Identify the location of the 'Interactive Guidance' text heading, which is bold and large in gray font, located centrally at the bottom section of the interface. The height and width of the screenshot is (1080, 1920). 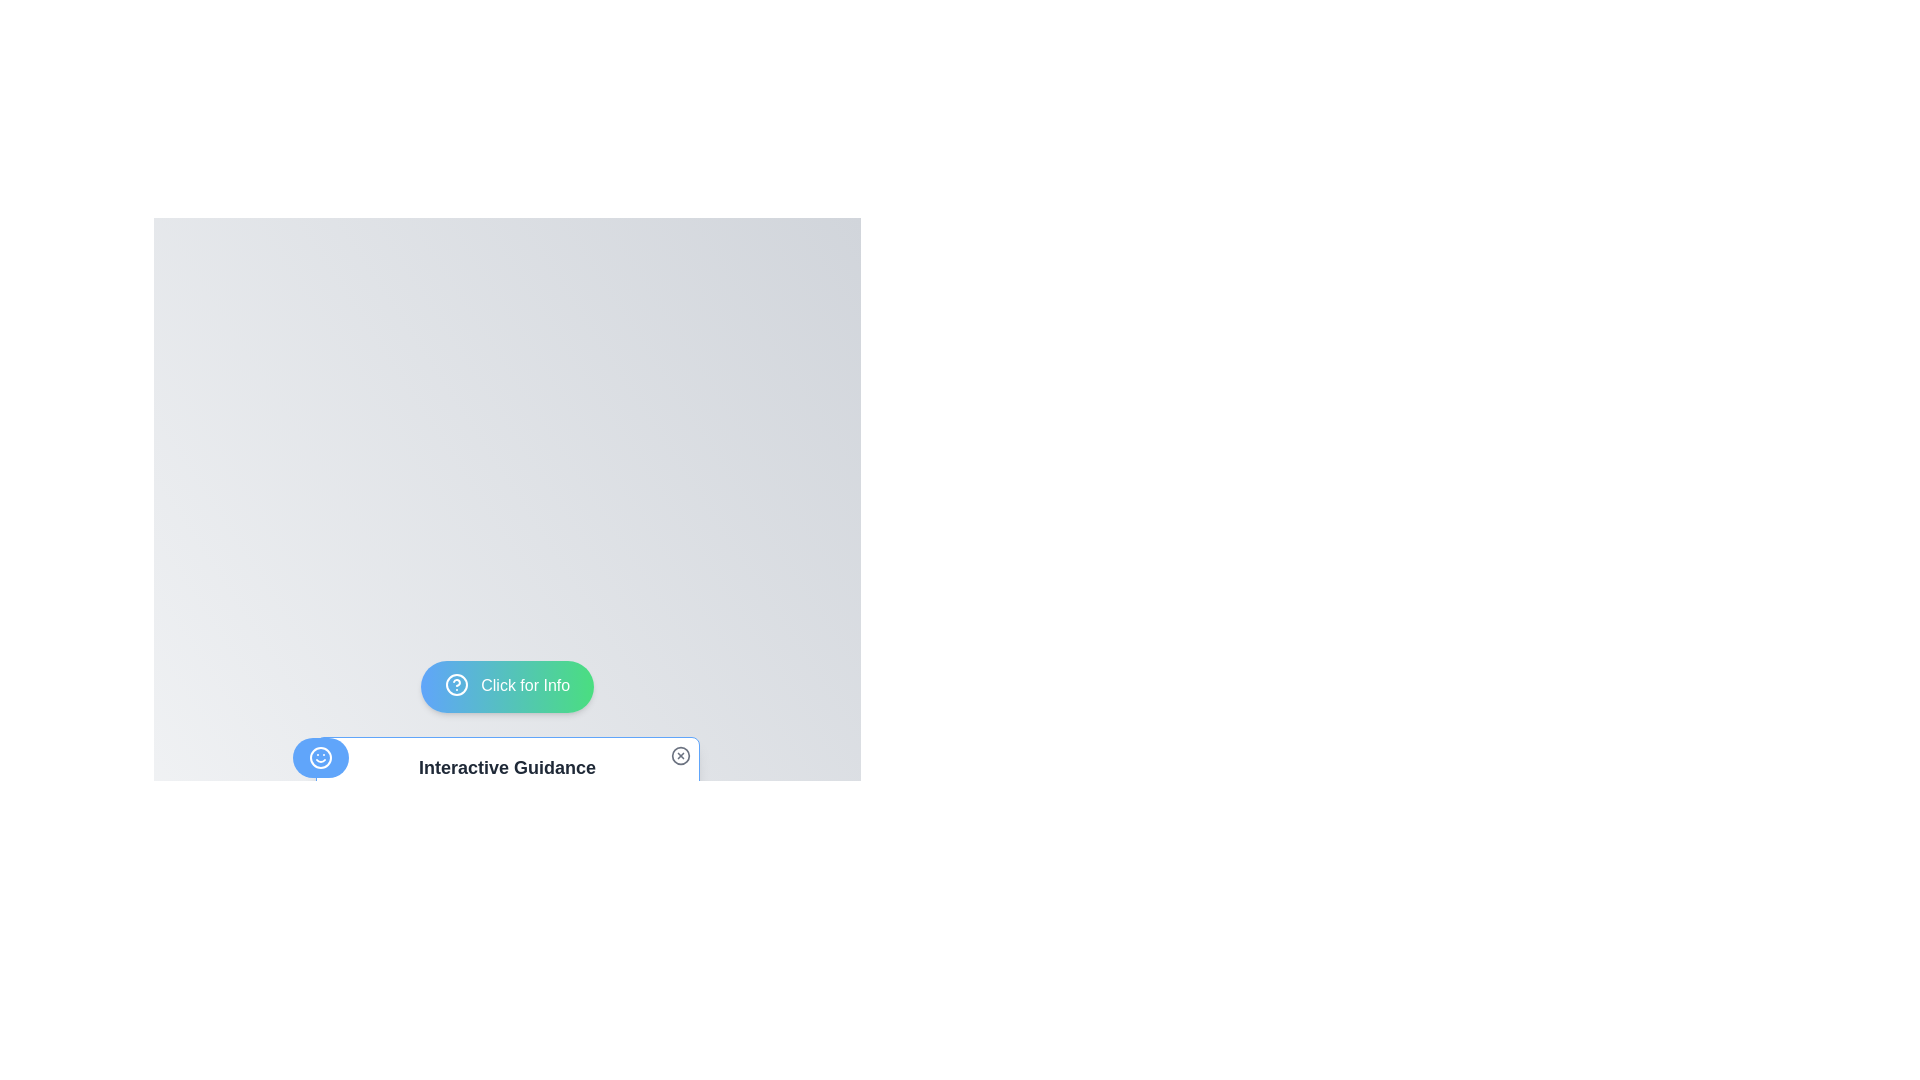
(507, 766).